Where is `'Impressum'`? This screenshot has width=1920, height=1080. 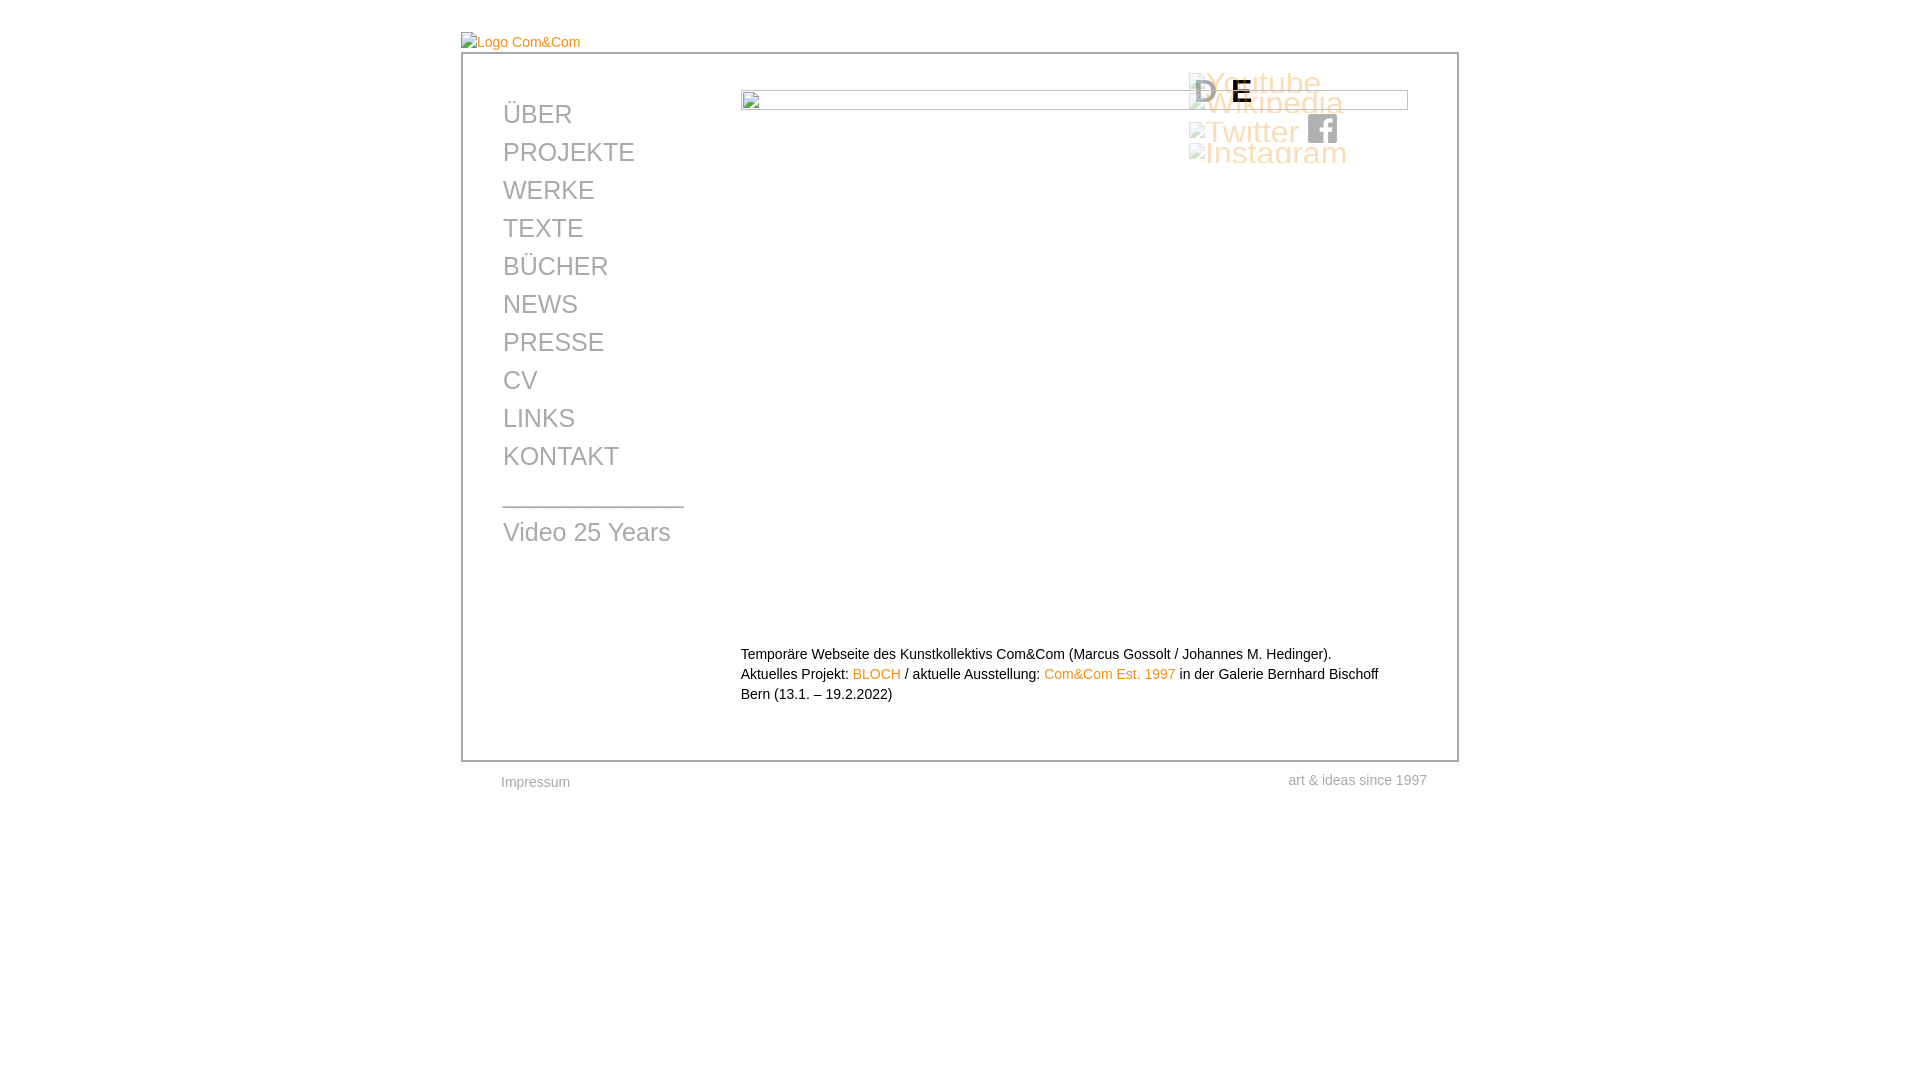
'Impressum' is located at coordinates (500, 781).